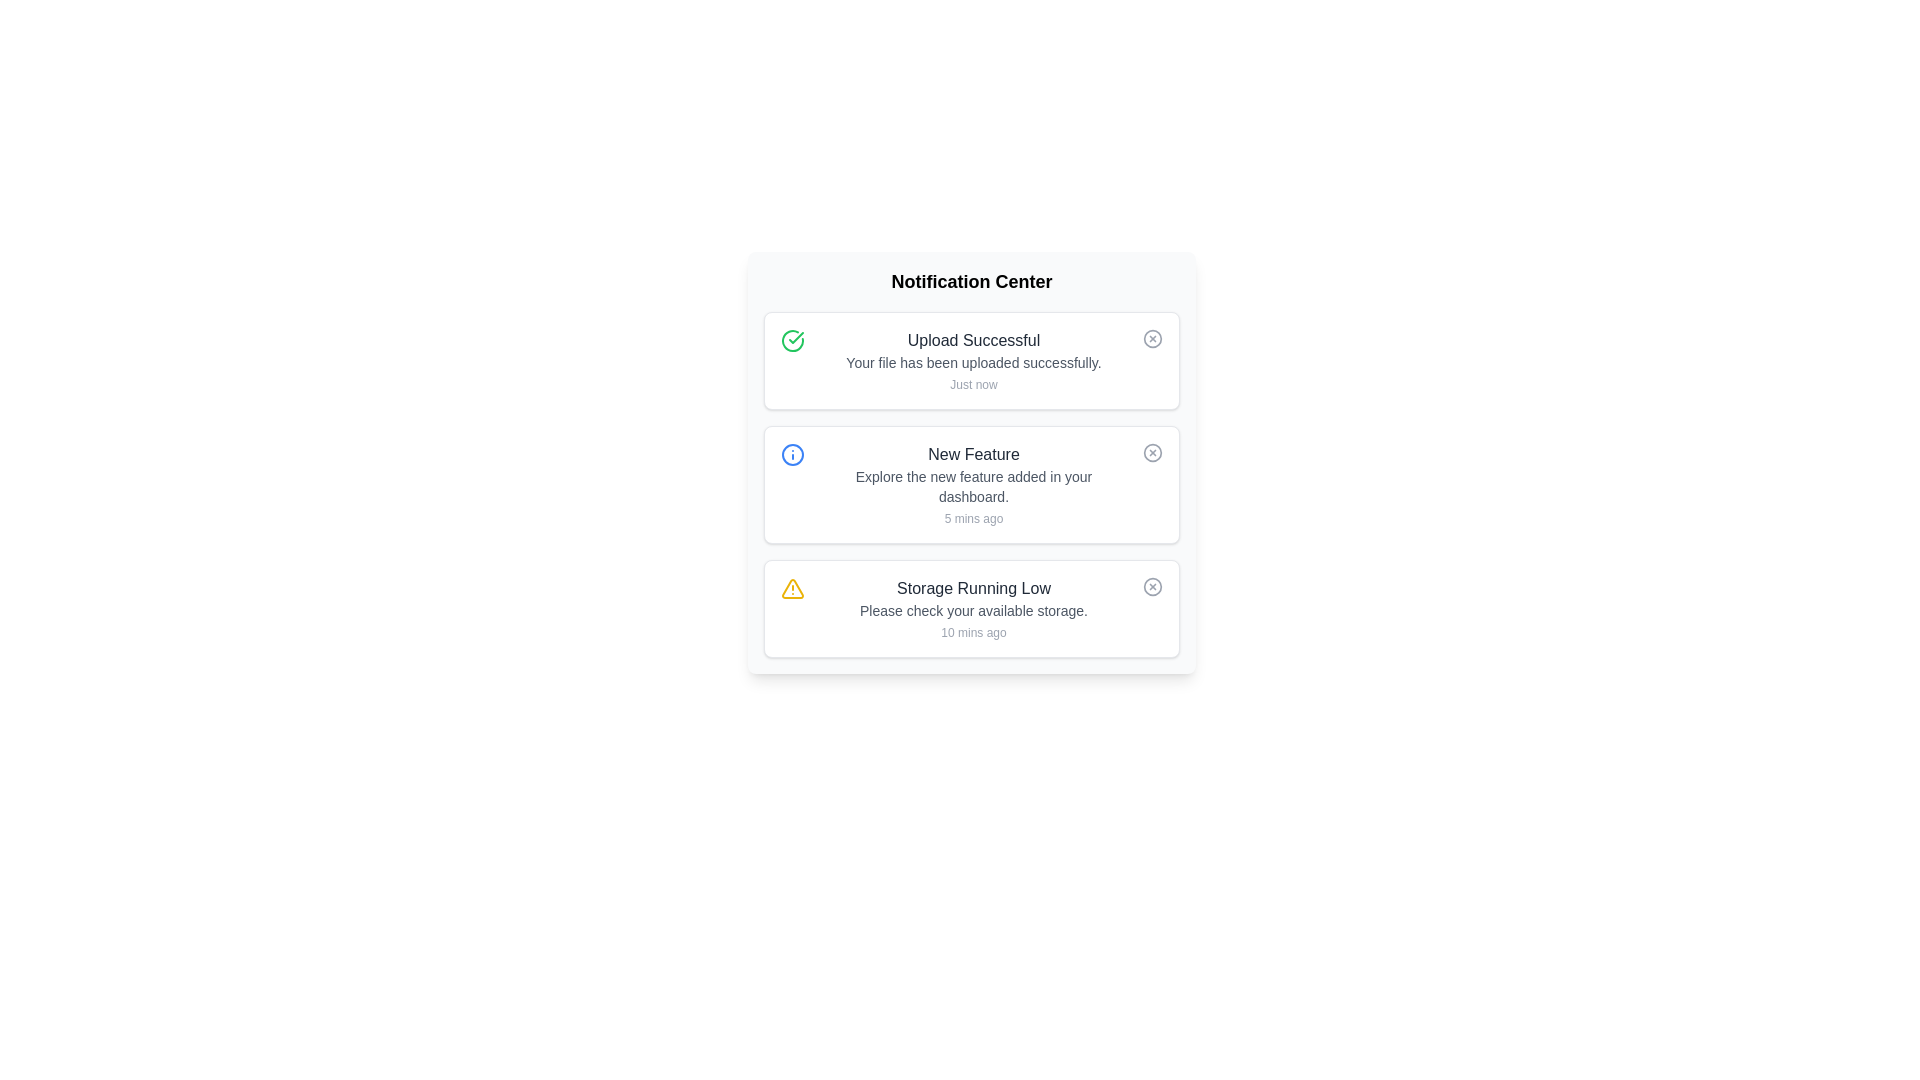 The image size is (1920, 1080). I want to click on the informative text element that provides details about the 'New Feature' notification, so click(974, 486).